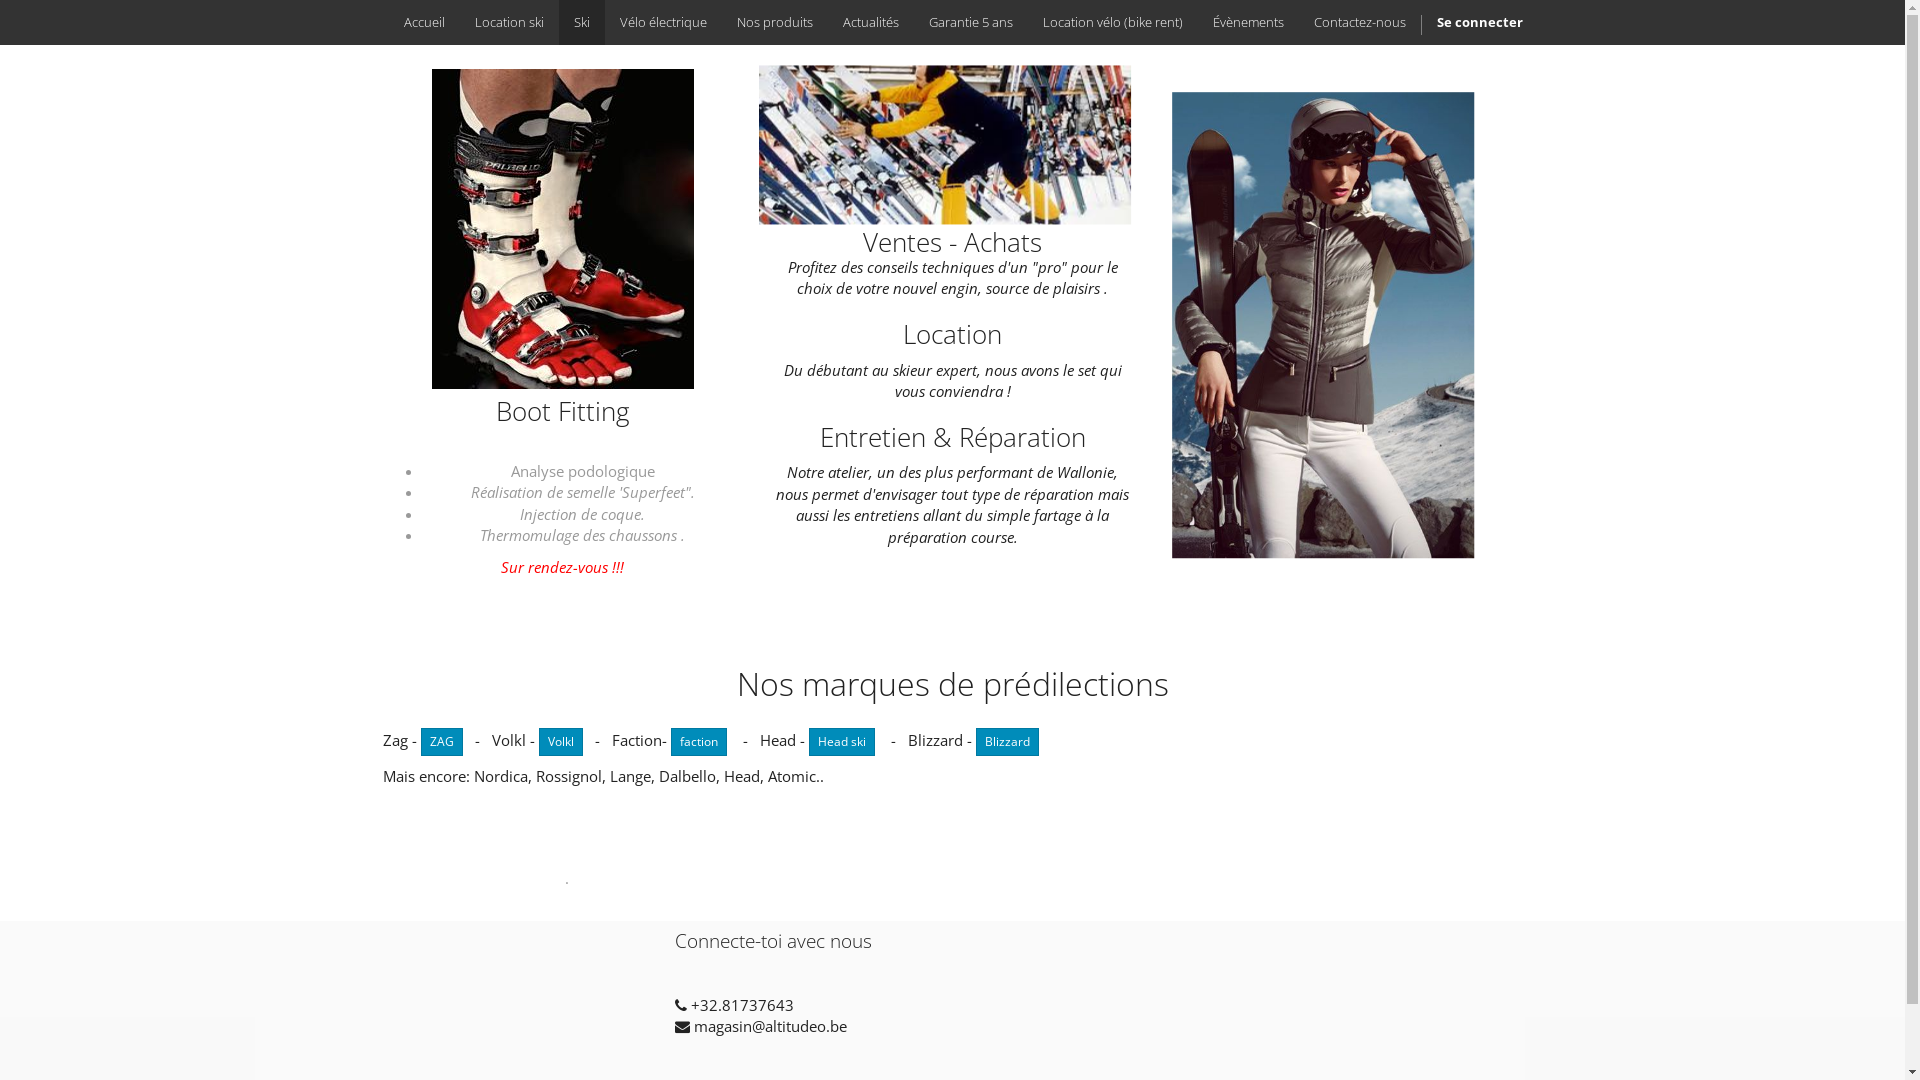 This screenshot has height=1080, width=1920. Describe the element at coordinates (773, 22) in the screenshot. I see `'Nos produits'` at that location.